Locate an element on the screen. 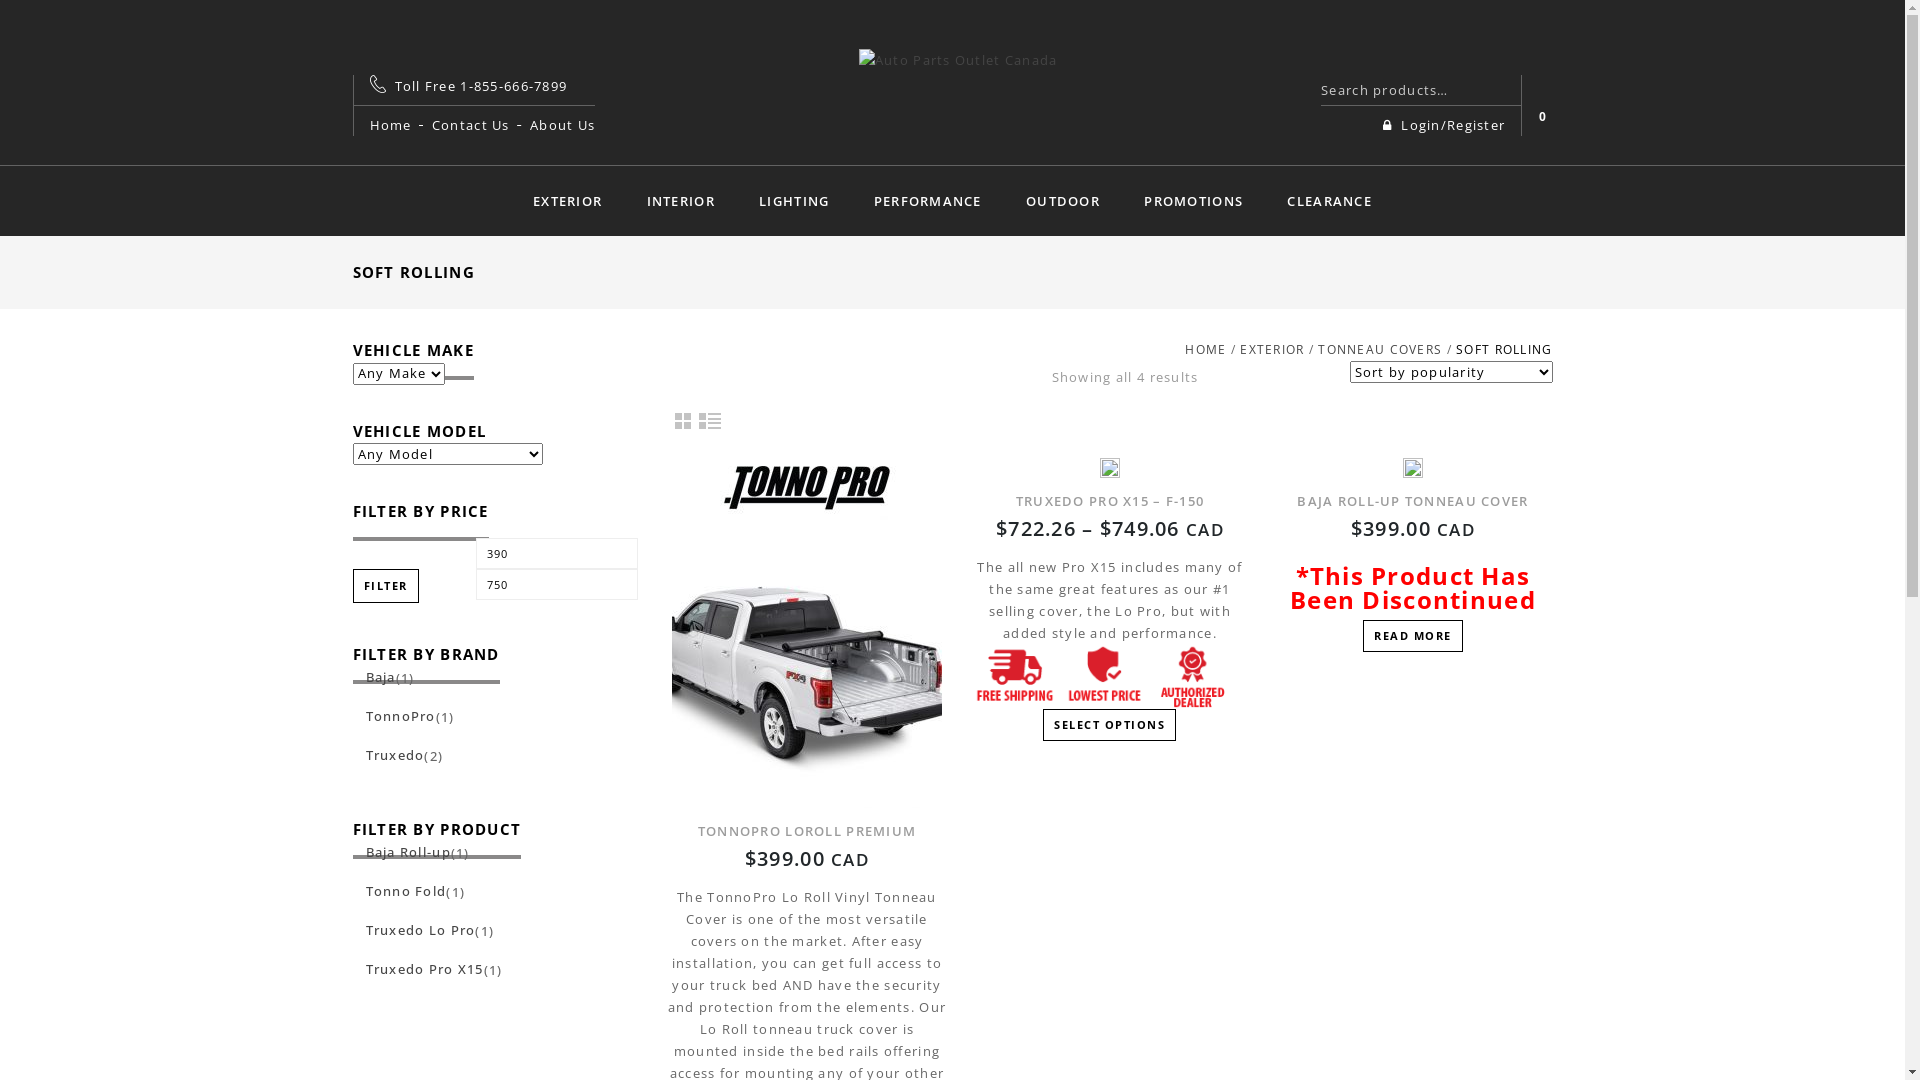 The width and height of the screenshot is (1920, 1080). 'HOME' is located at coordinates (1204, 348).